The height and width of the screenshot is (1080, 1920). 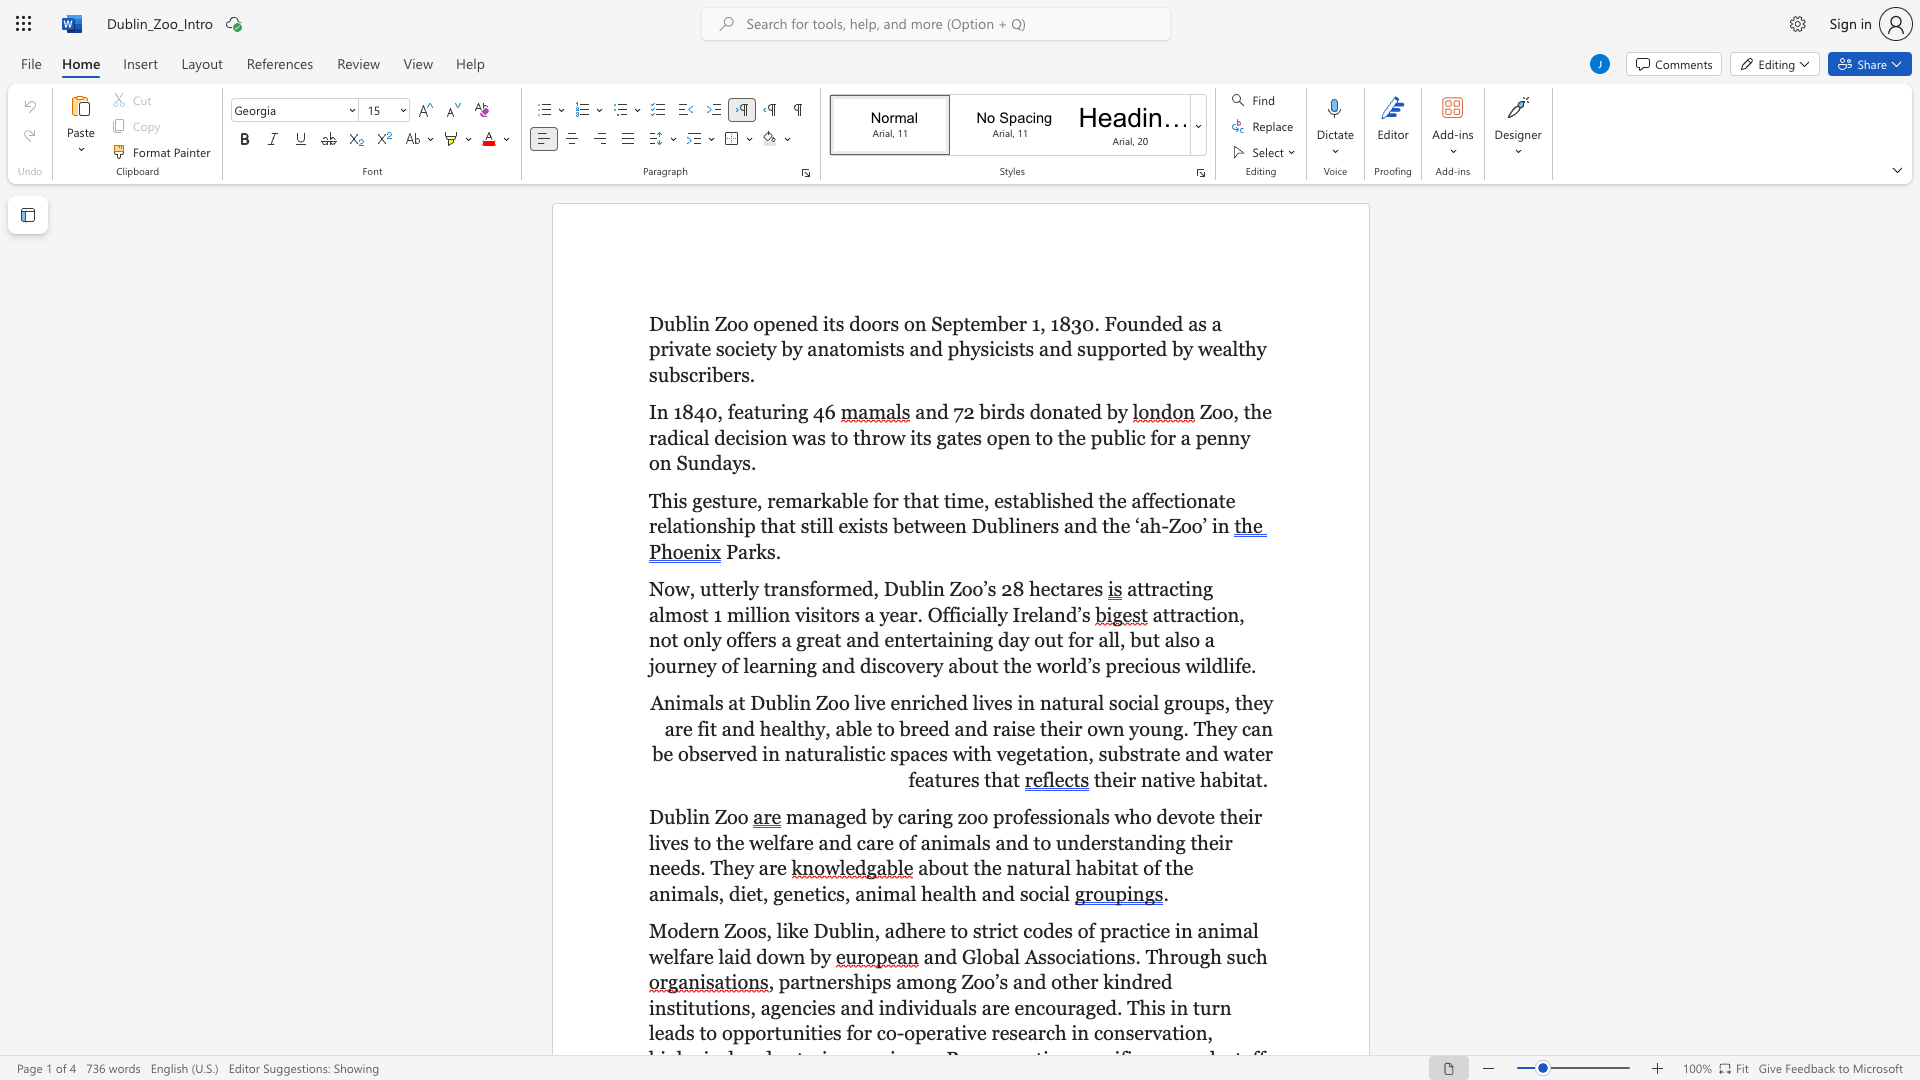 I want to click on the subset text "ng 46" within the text "In 1840, featuring 46", so click(x=785, y=411).